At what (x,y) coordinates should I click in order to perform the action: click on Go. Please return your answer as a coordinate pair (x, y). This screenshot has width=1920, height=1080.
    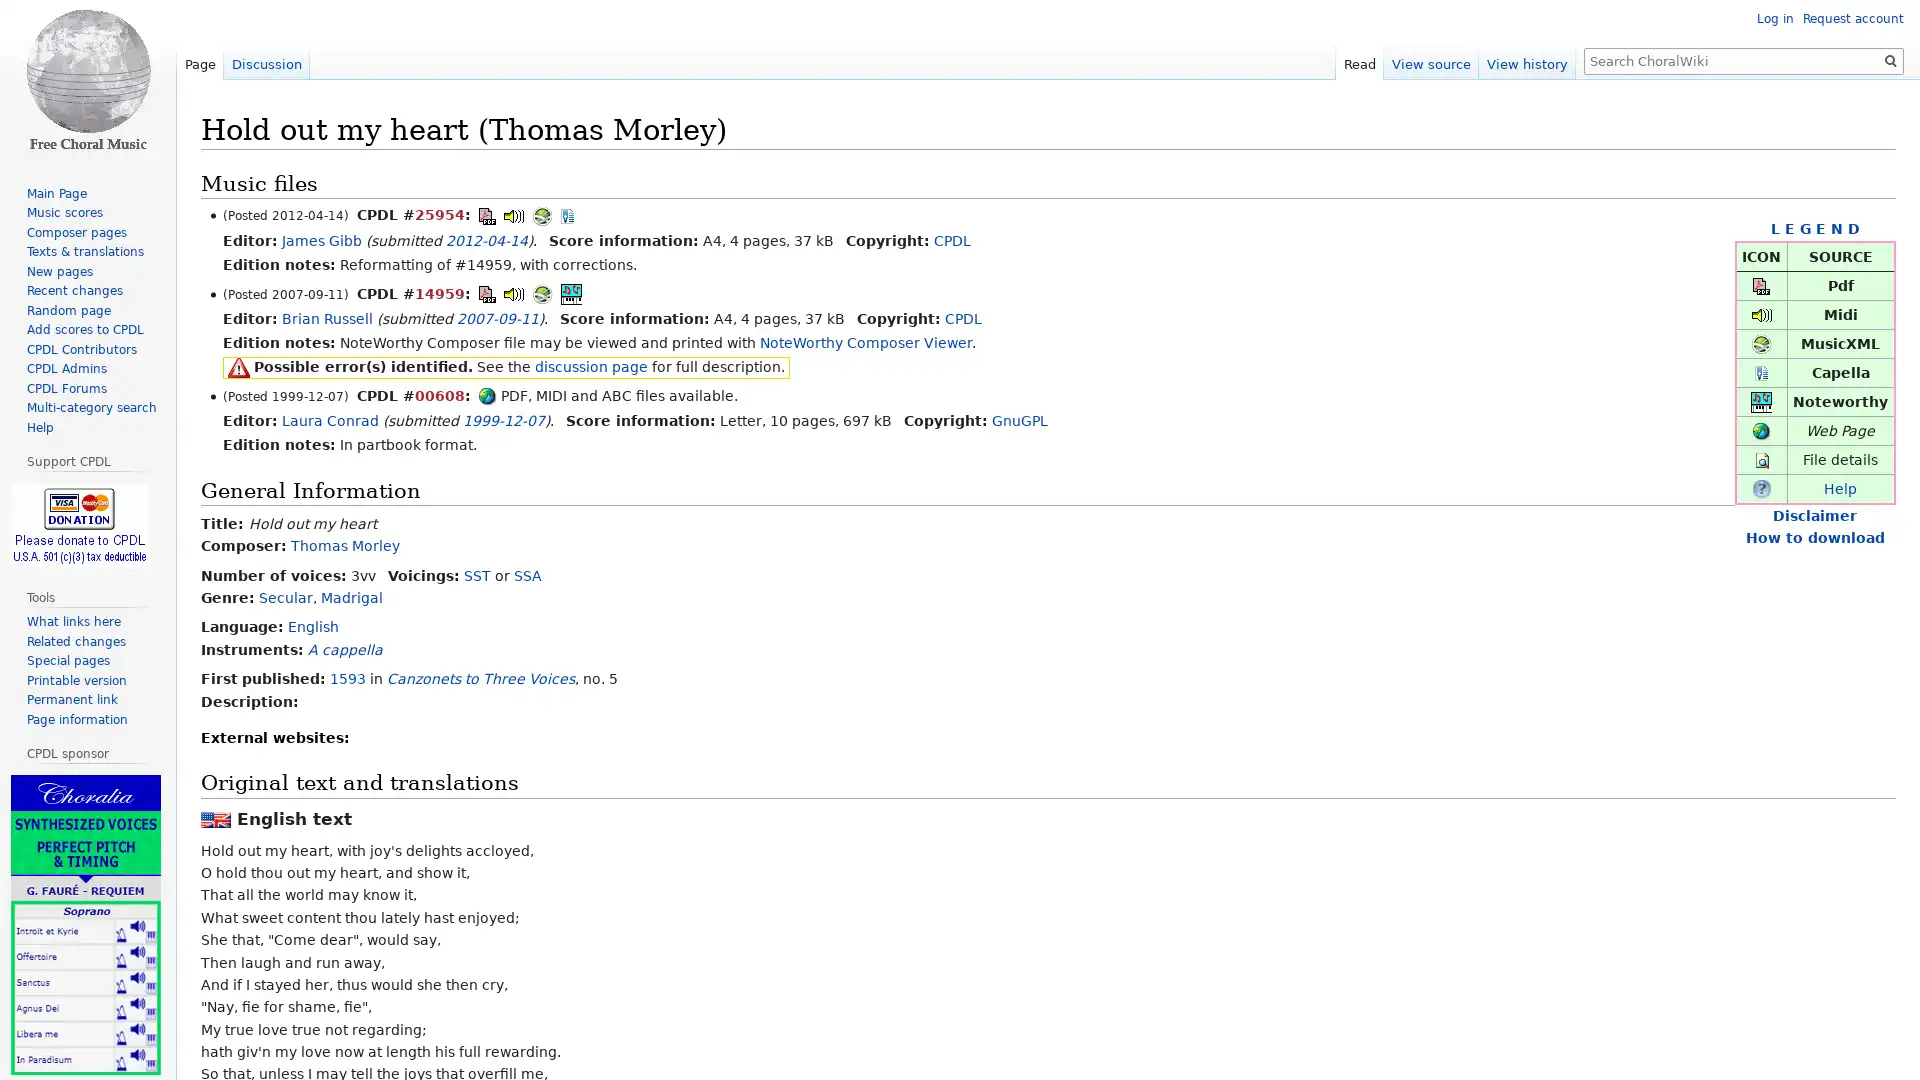
    Looking at the image, I should click on (1890, 60).